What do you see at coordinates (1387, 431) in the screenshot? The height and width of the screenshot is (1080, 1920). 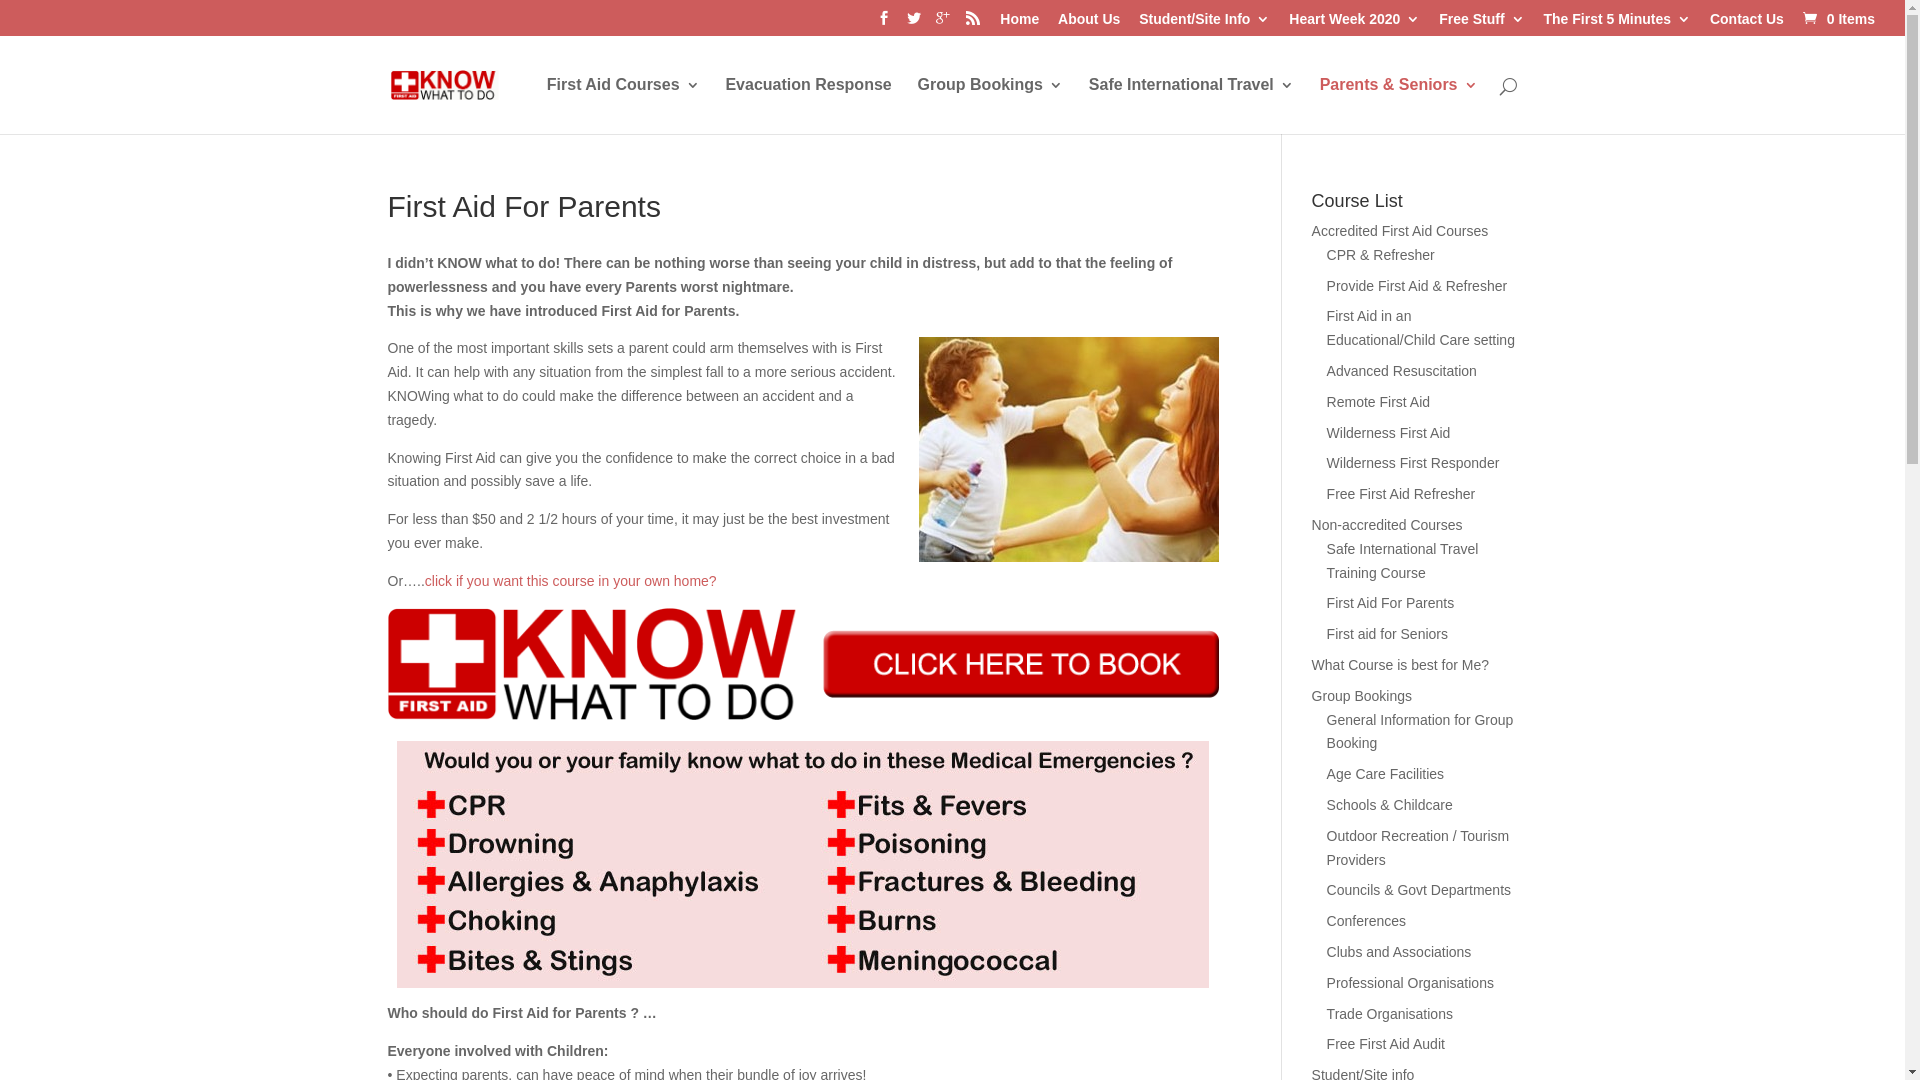 I see `'Wilderness First Aid'` at bounding box center [1387, 431].